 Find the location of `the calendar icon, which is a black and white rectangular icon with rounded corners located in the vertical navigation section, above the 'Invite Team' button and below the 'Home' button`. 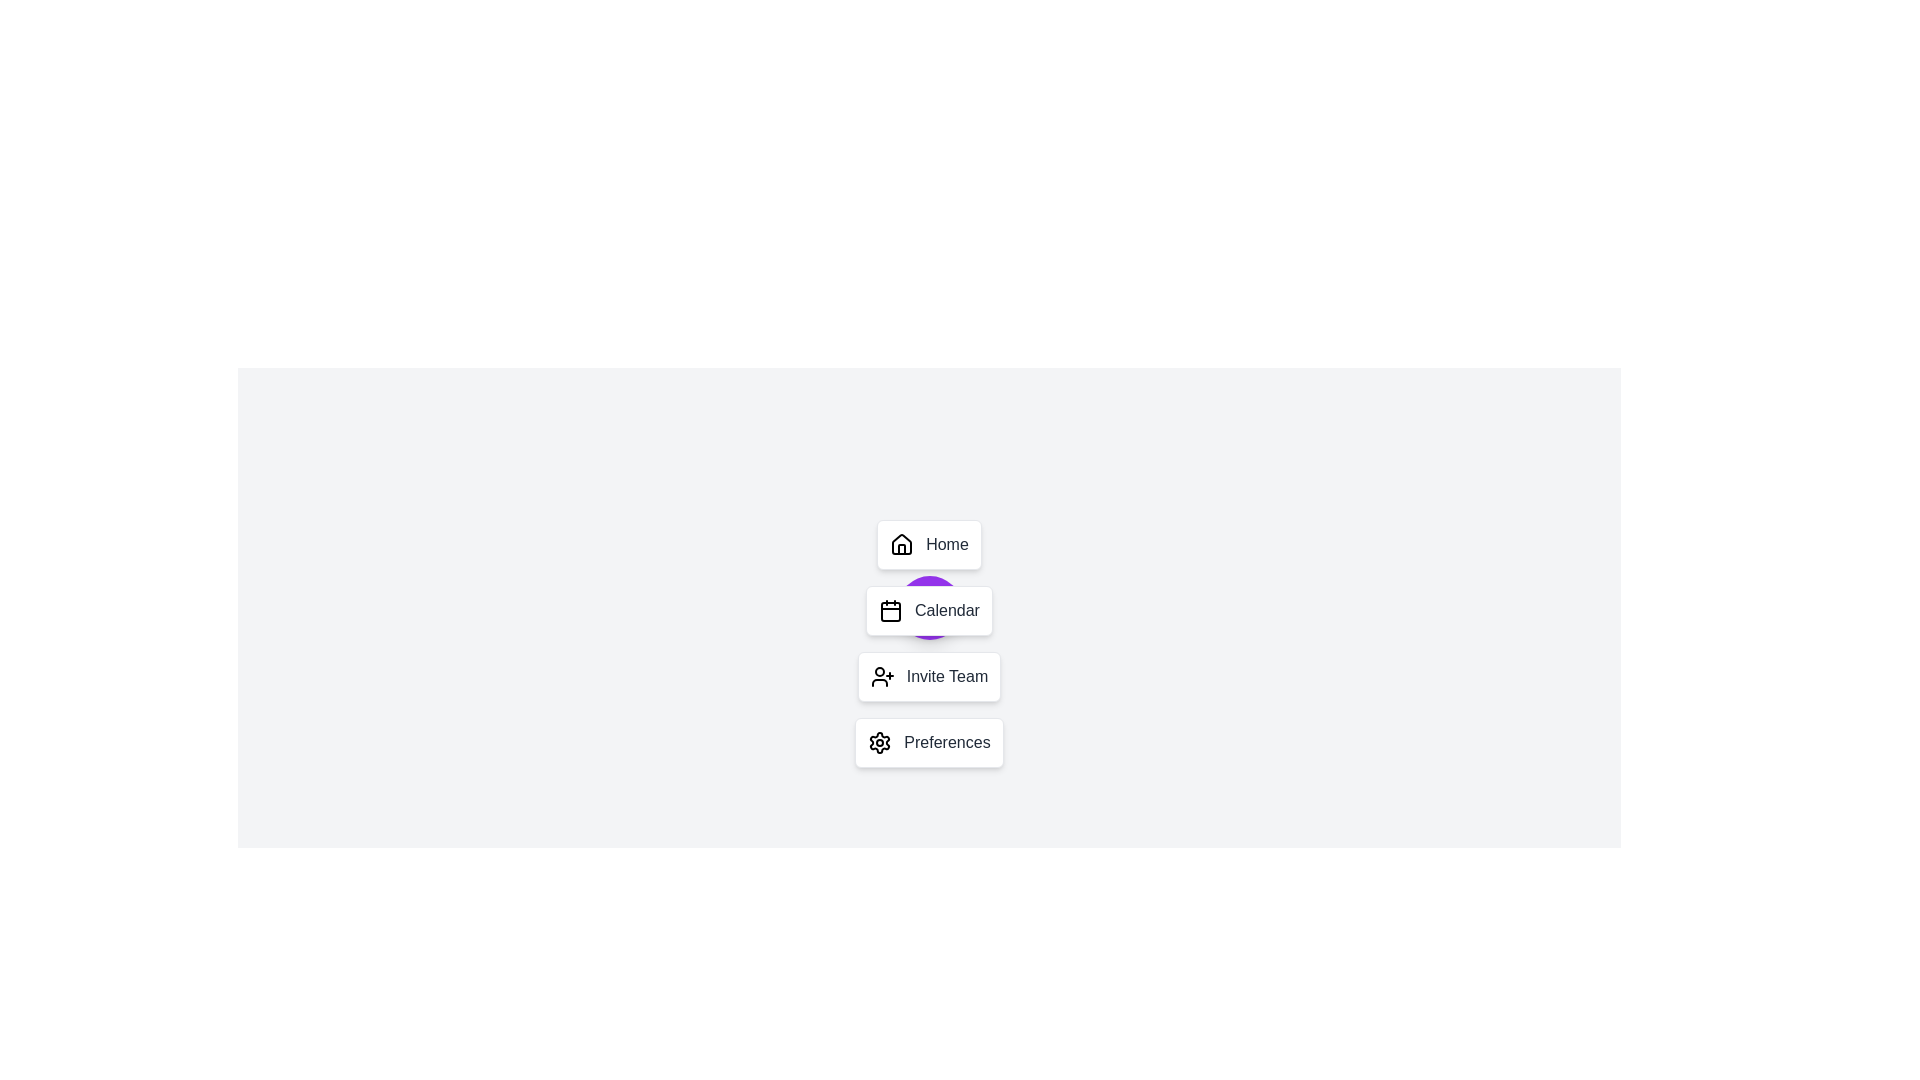

the calendar icon, which is a black and white rectangular icon with rounded corners located in the vertical navigation section, above the 'Invite Team' button and below the 'Home' button is located at coordinates (890, 611).